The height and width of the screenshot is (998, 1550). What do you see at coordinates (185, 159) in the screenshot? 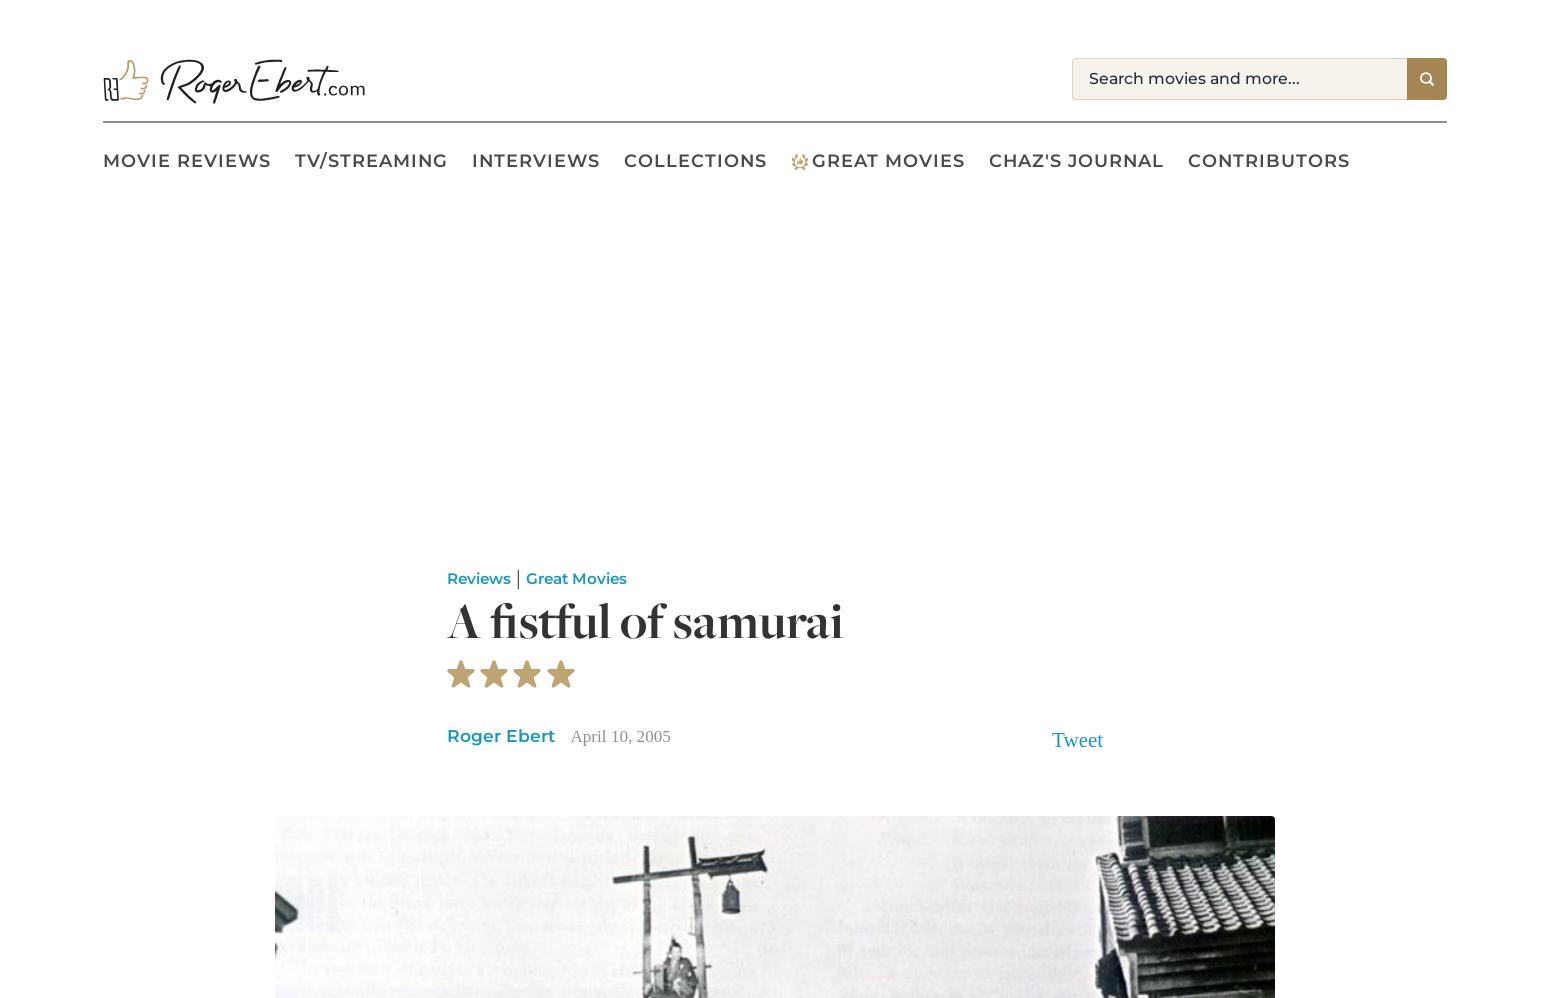
I see `'Movie Reviews'` at bounding box center [185, 159].